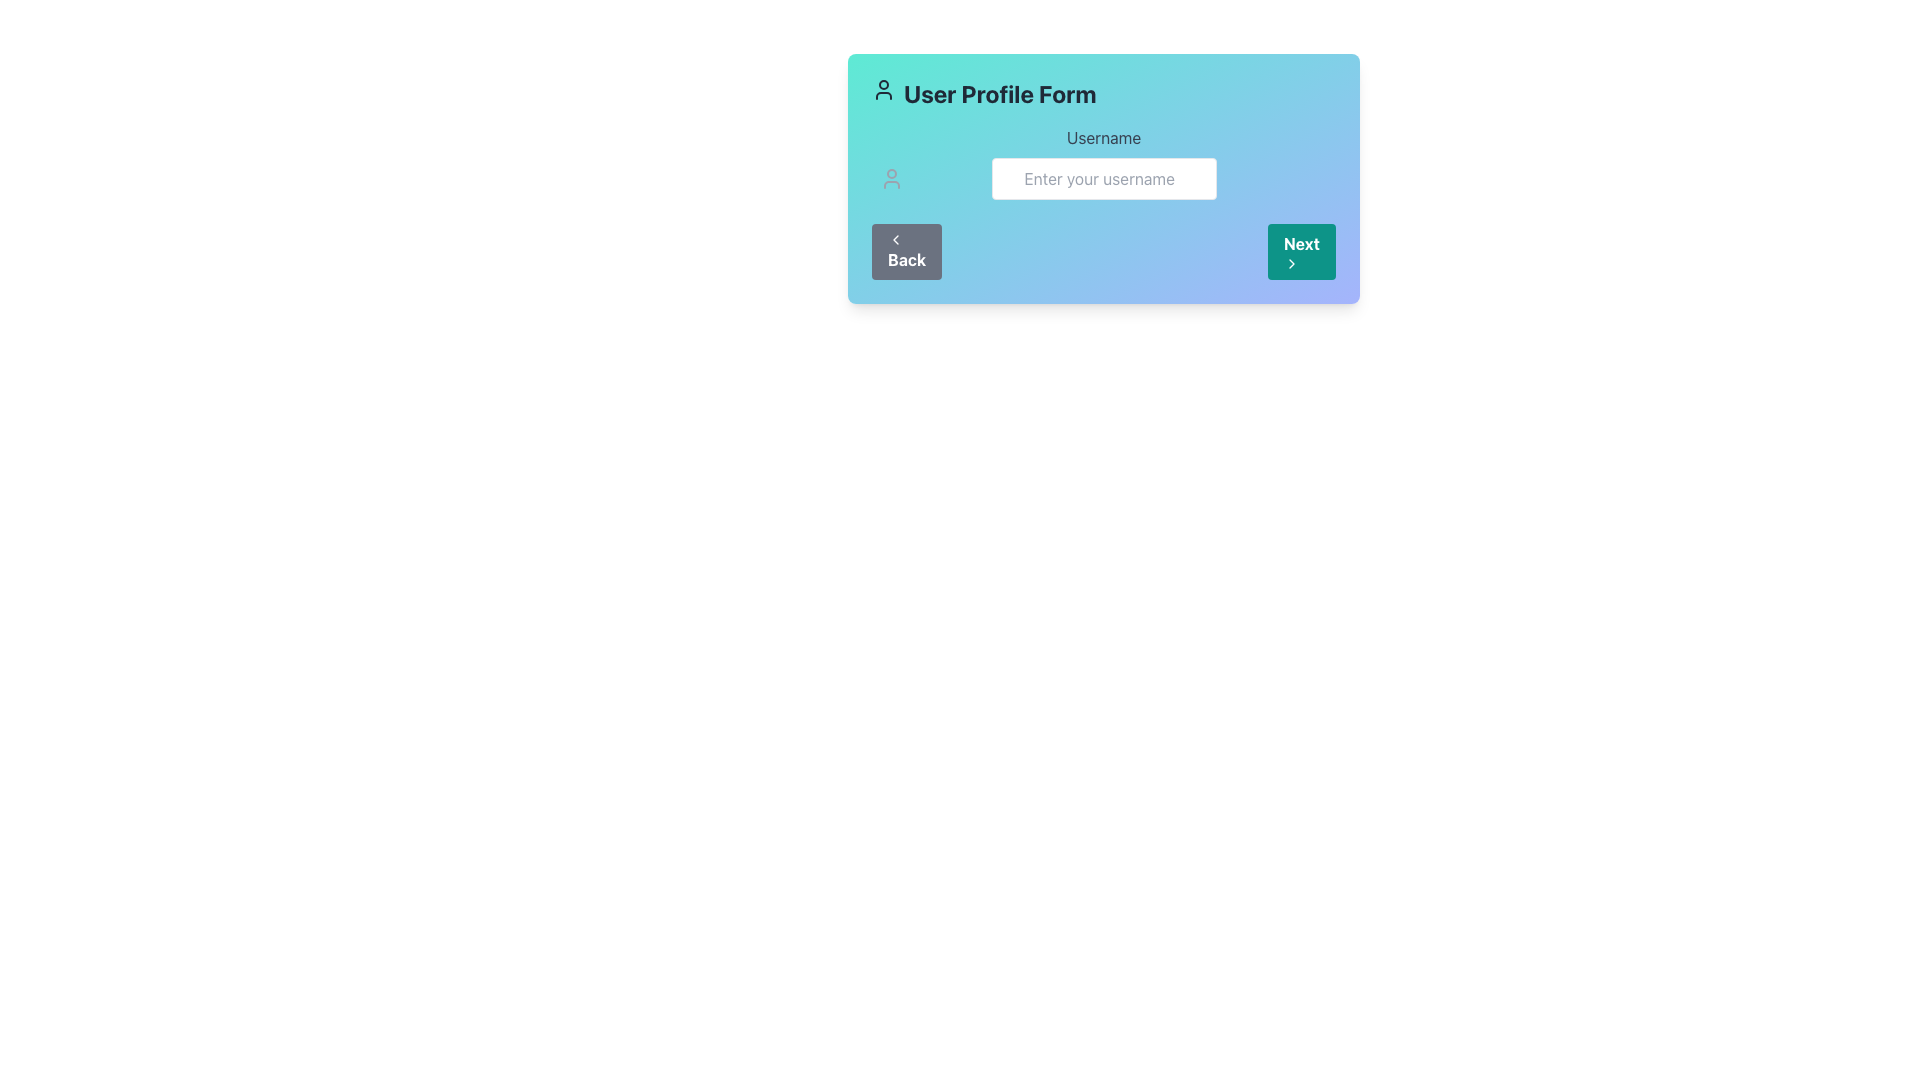 The width and height of the screenshot is (1920, 1080). What do you see at coordinates (1300, 250) in the screenshot?
I see `the navigation button located at the bottom-right corner of the interface to proceed to the next step` at bounding box center [1300, 250].